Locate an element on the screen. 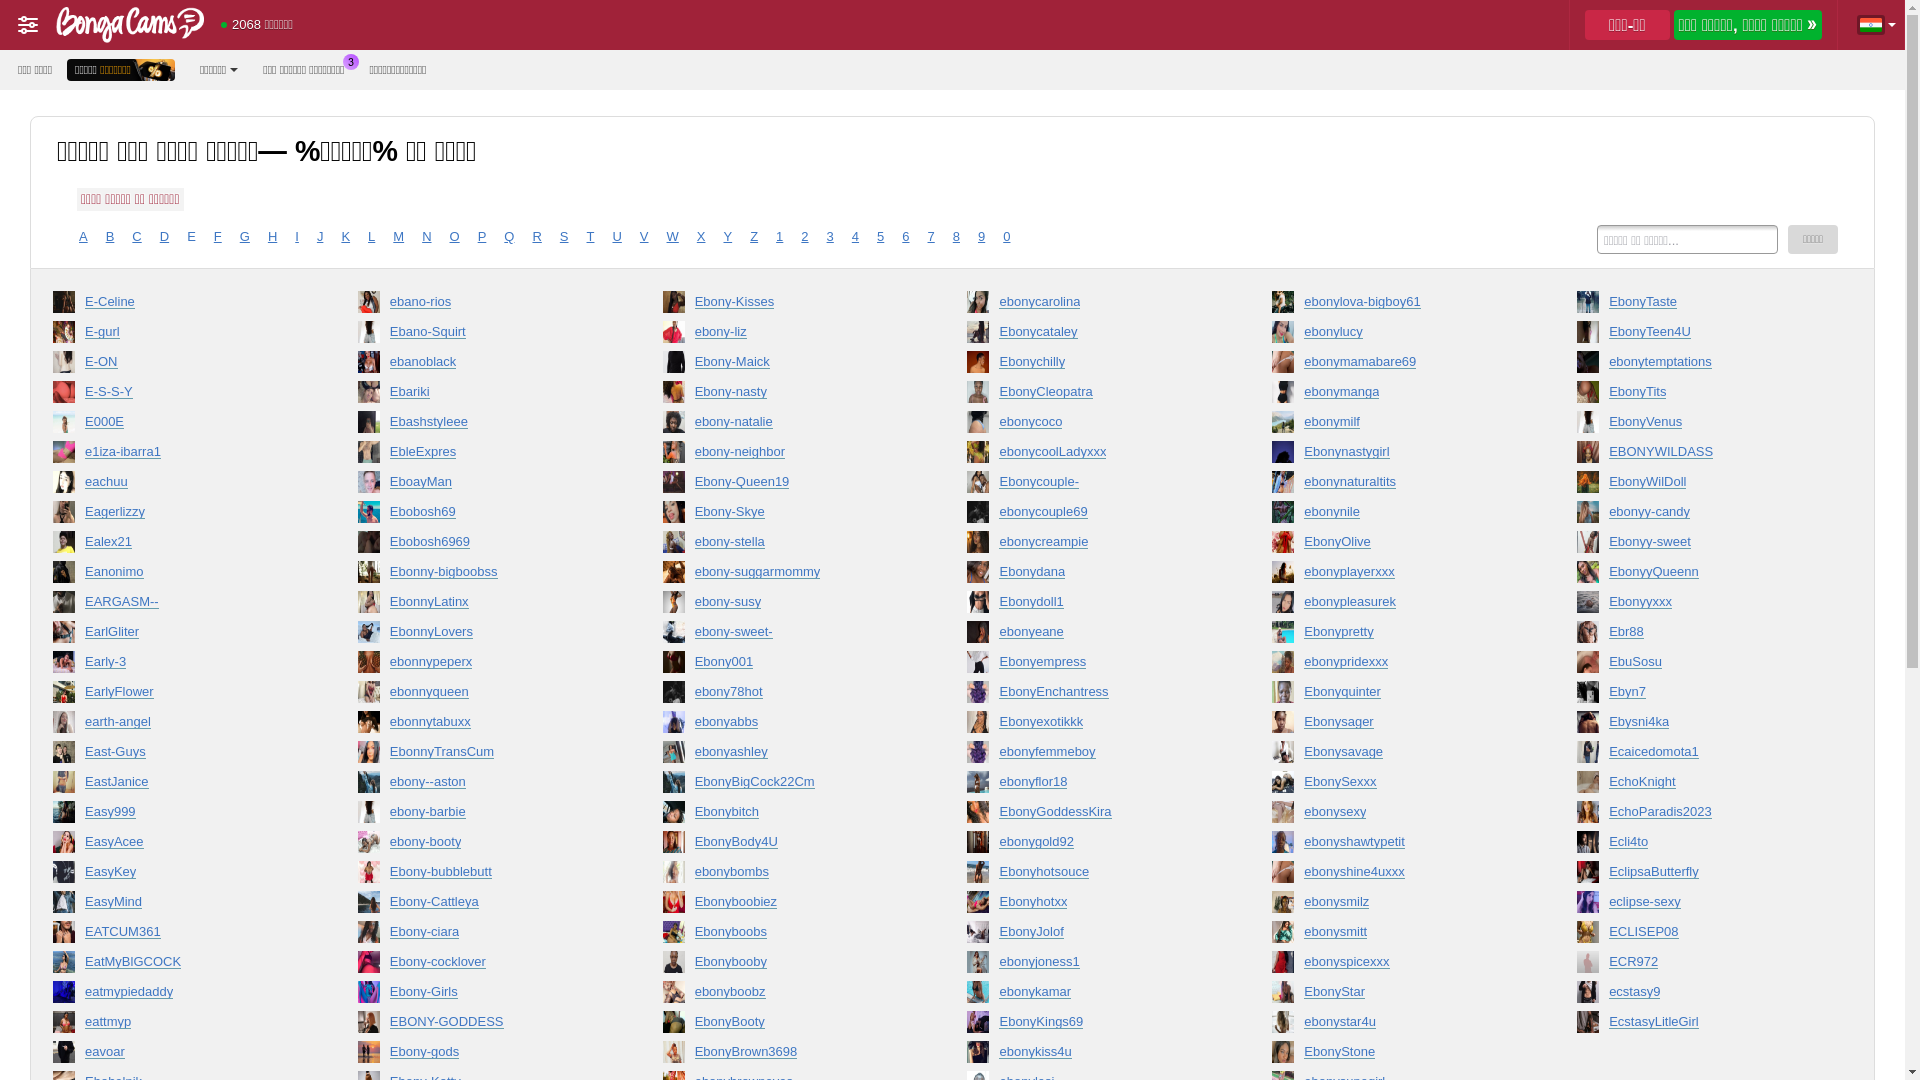  'Ebony-Queen19' is located at coordinates (786, 486).